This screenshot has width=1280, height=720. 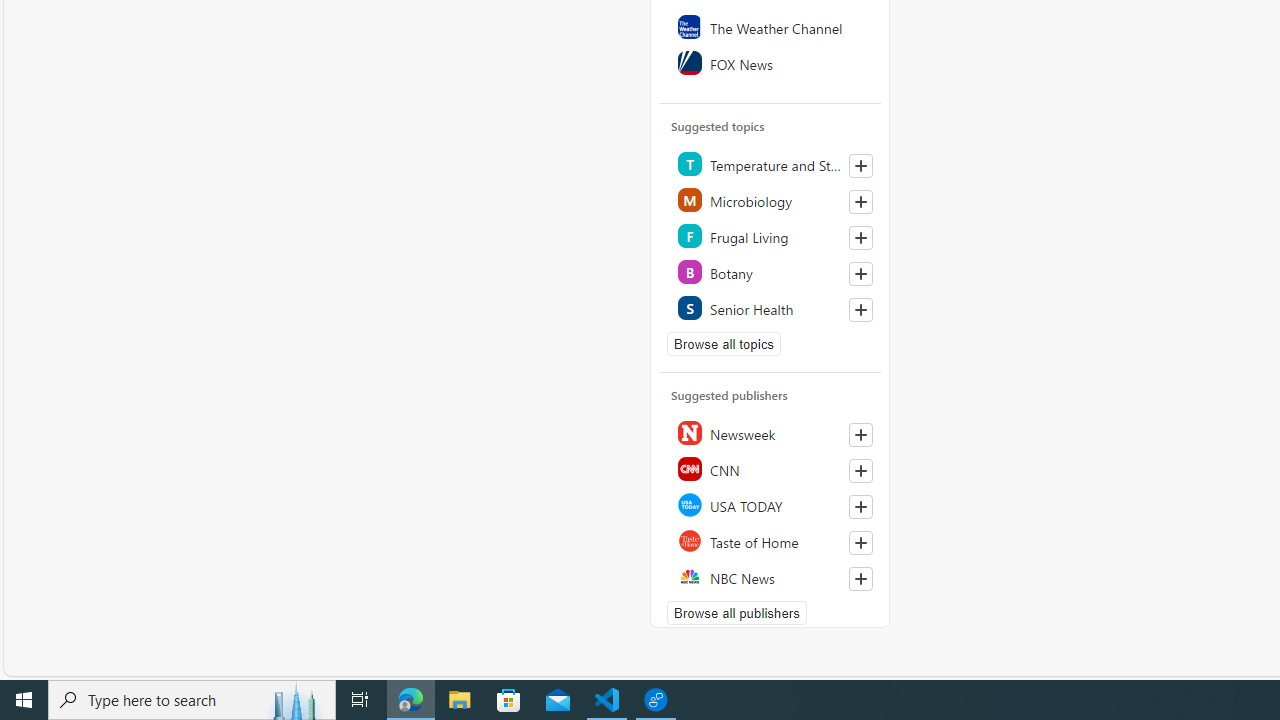 I want to click on 'NBC News', so click(x=770, y=577).